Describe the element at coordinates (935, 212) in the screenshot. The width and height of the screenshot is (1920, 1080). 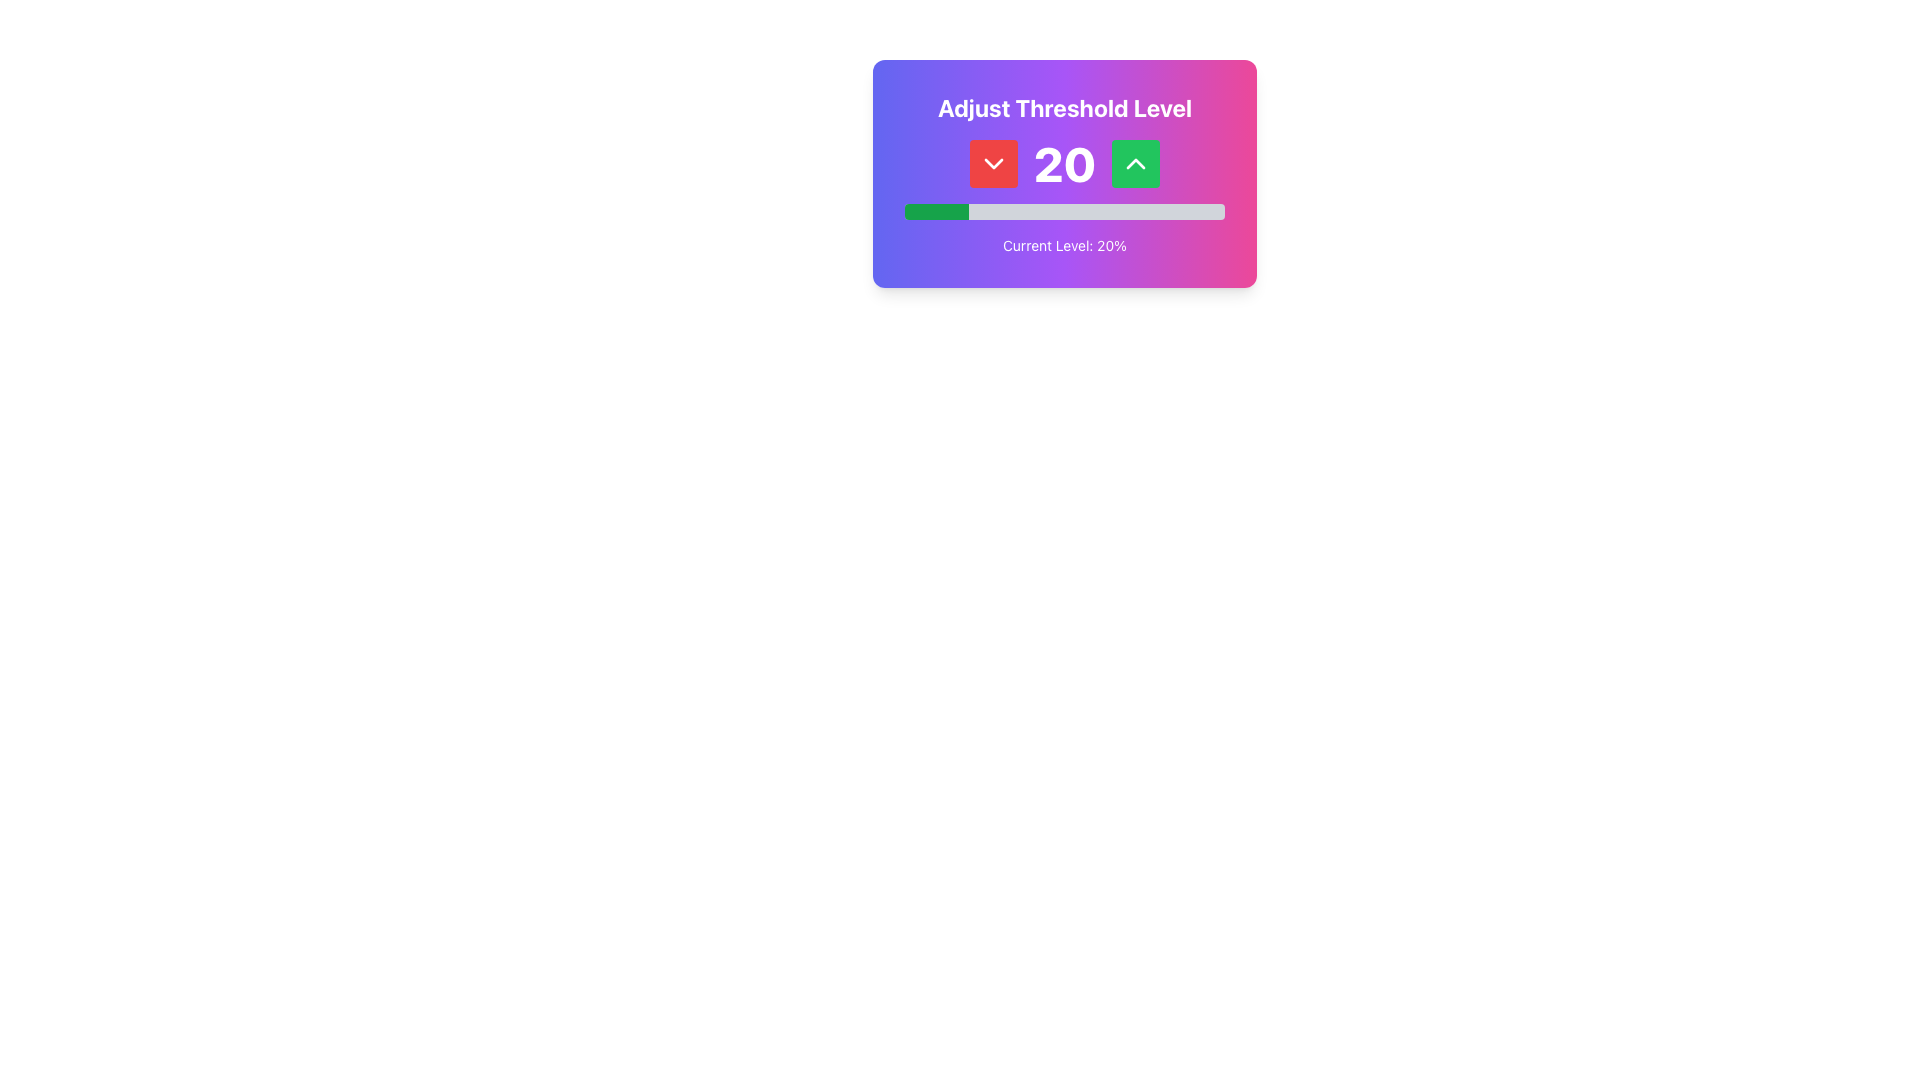
I see `the leftmost 20% segment of the green progress bar located at the bottom of the card interface` at that location.